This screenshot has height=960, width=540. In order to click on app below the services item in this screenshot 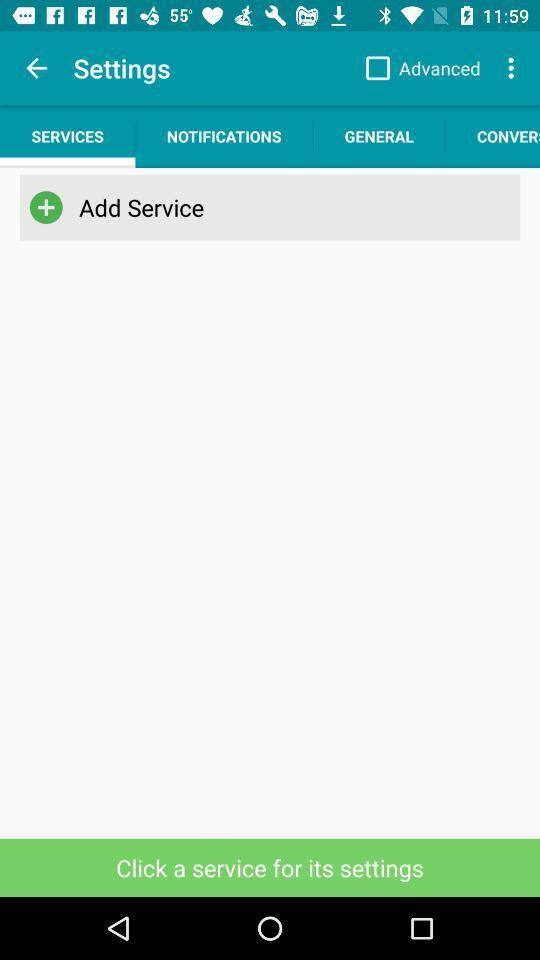, I will do `click(46, 207)`.